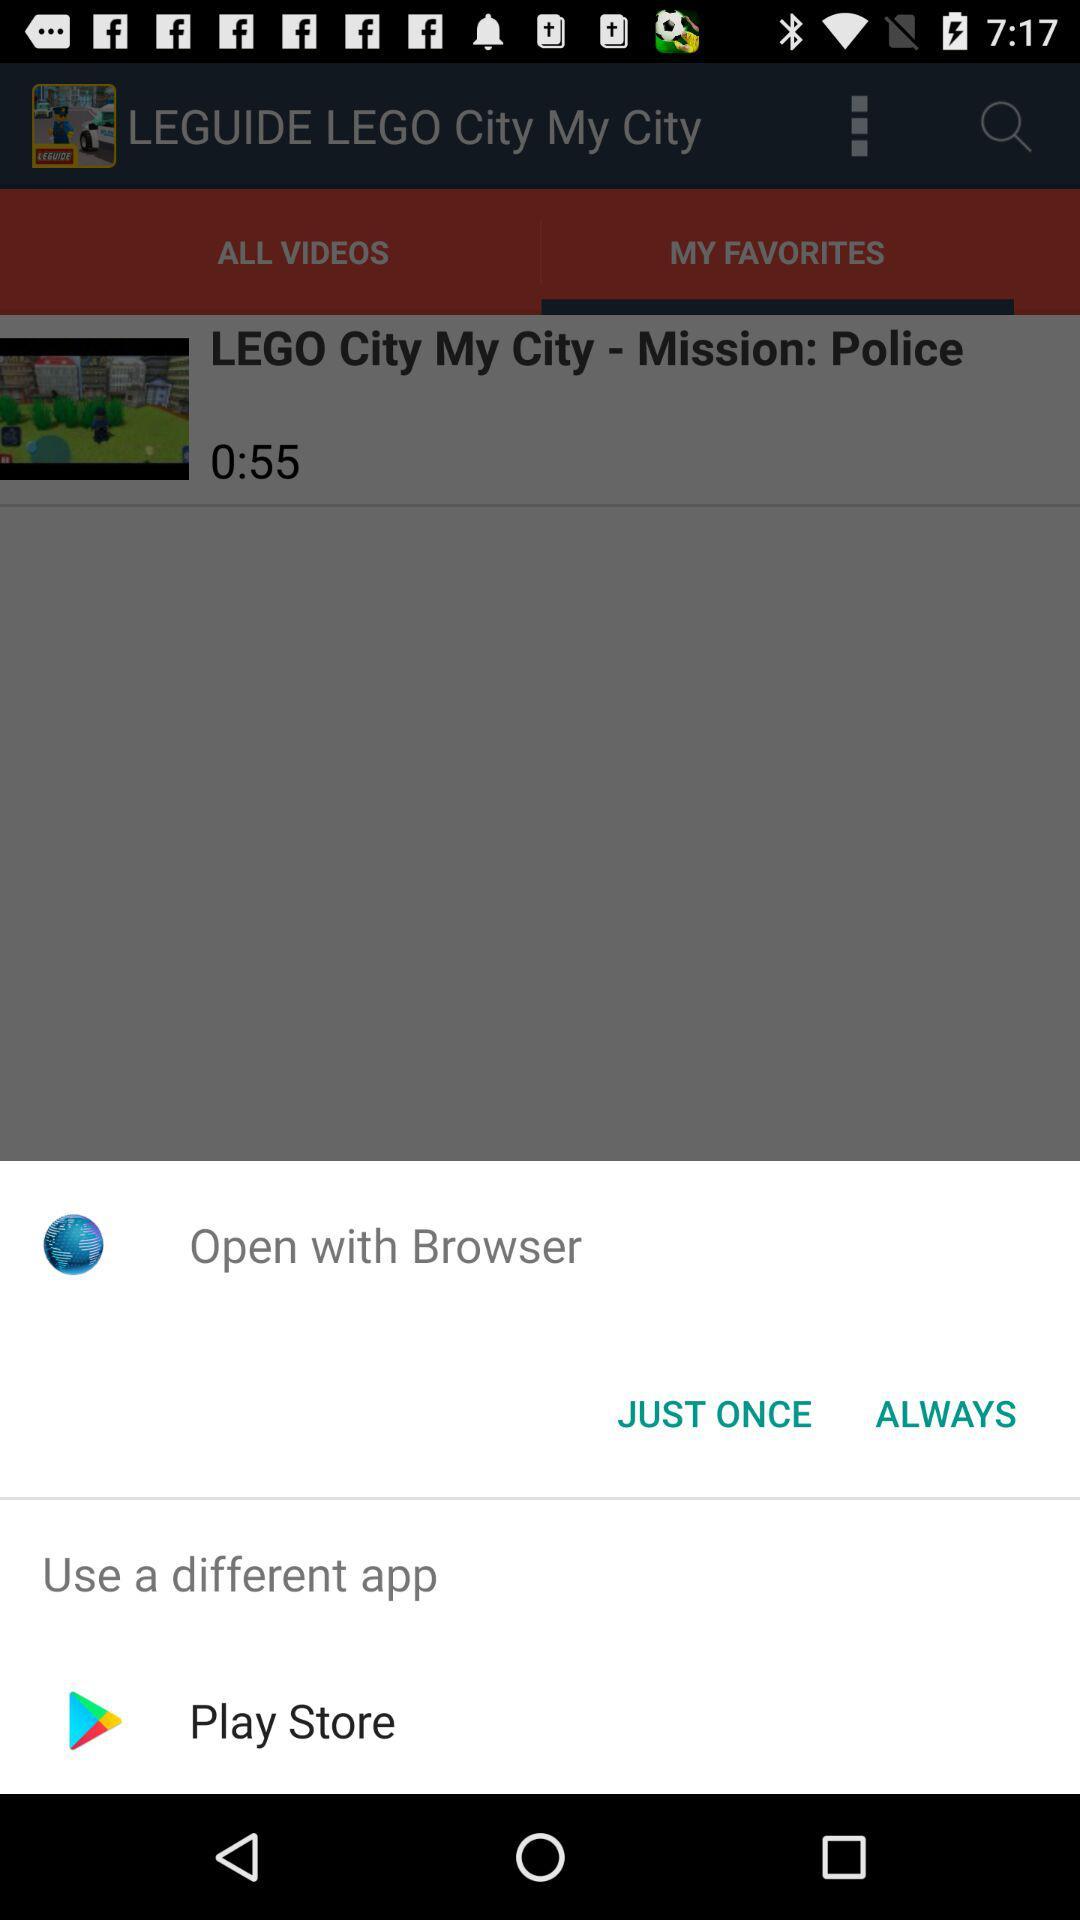  What do you see at coordinates (713, 1411) in the screenshot?
I see `the icon to the left of always` at bounding box center [713, 1411].